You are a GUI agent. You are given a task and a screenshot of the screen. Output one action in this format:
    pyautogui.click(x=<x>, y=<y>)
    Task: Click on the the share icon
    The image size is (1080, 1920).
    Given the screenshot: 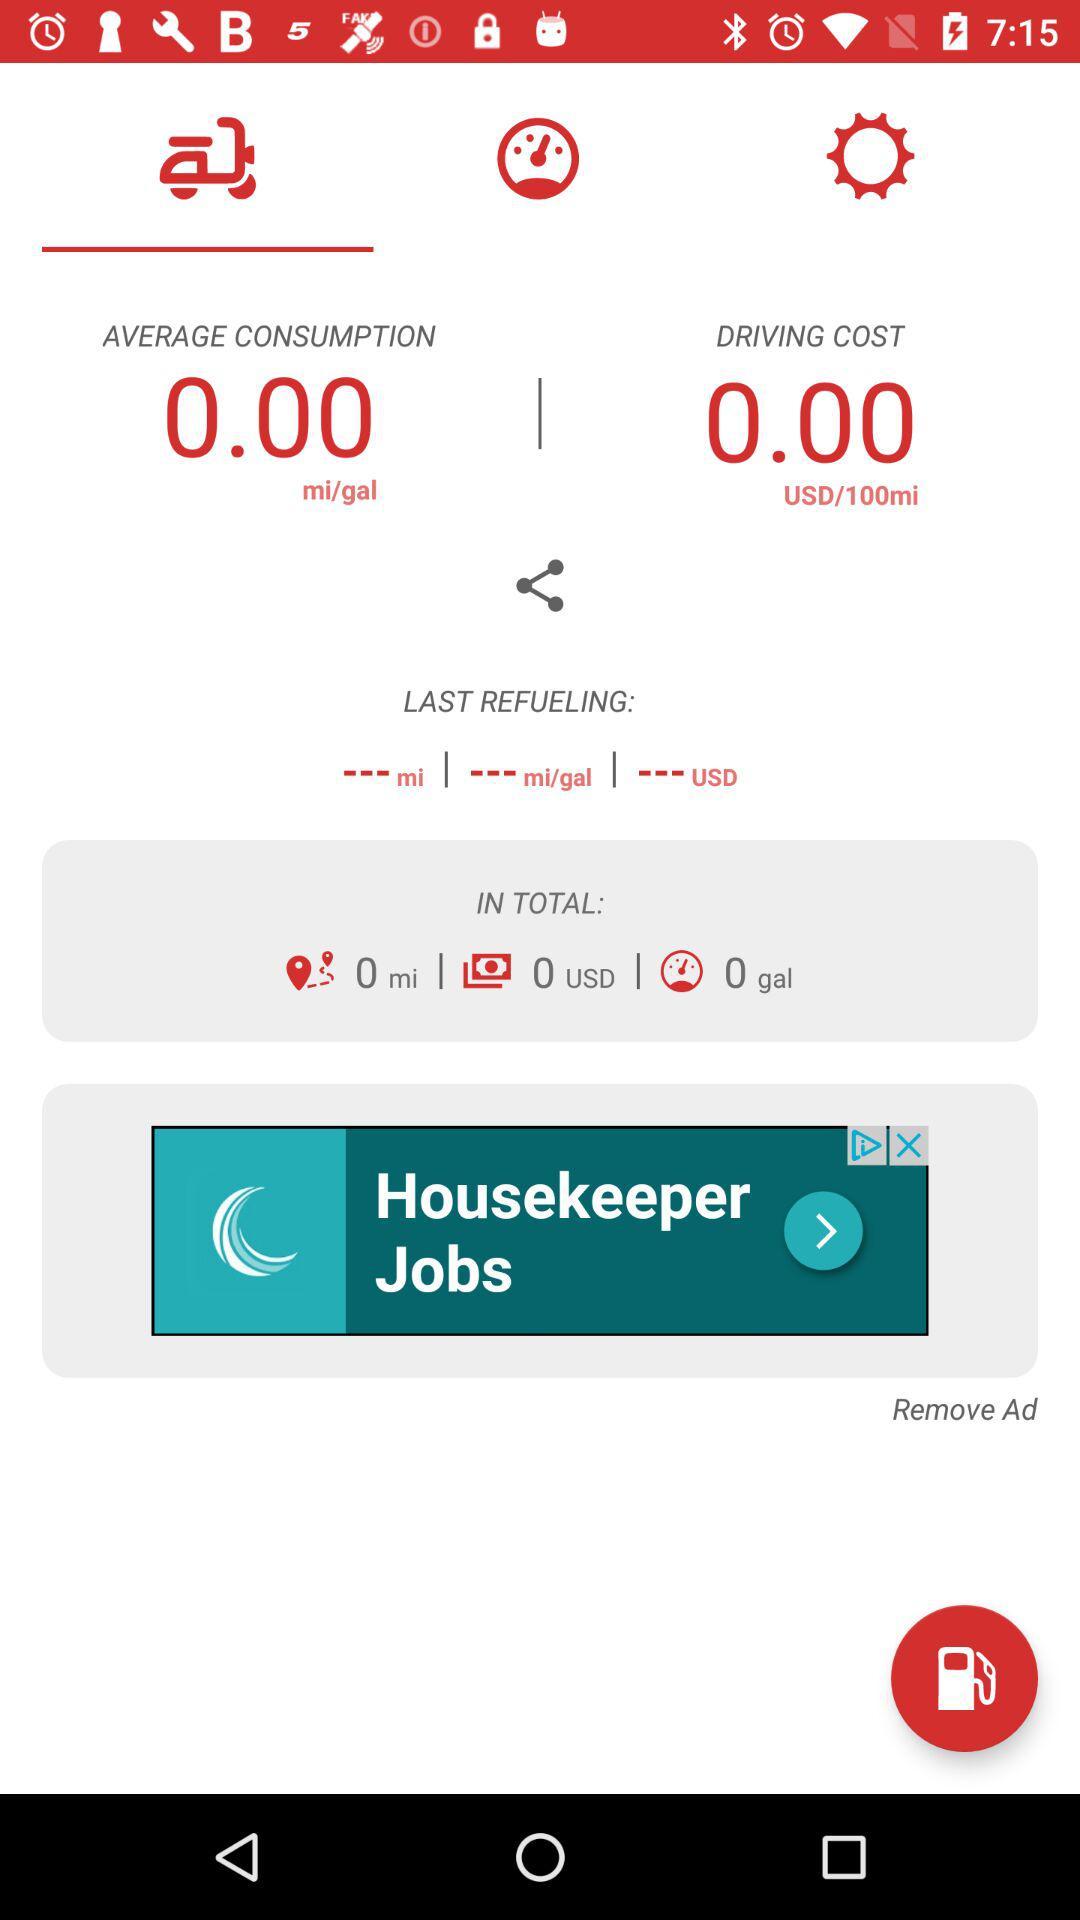 What is the action you would take?
    pyautogui.click(x=540, y=584)
    